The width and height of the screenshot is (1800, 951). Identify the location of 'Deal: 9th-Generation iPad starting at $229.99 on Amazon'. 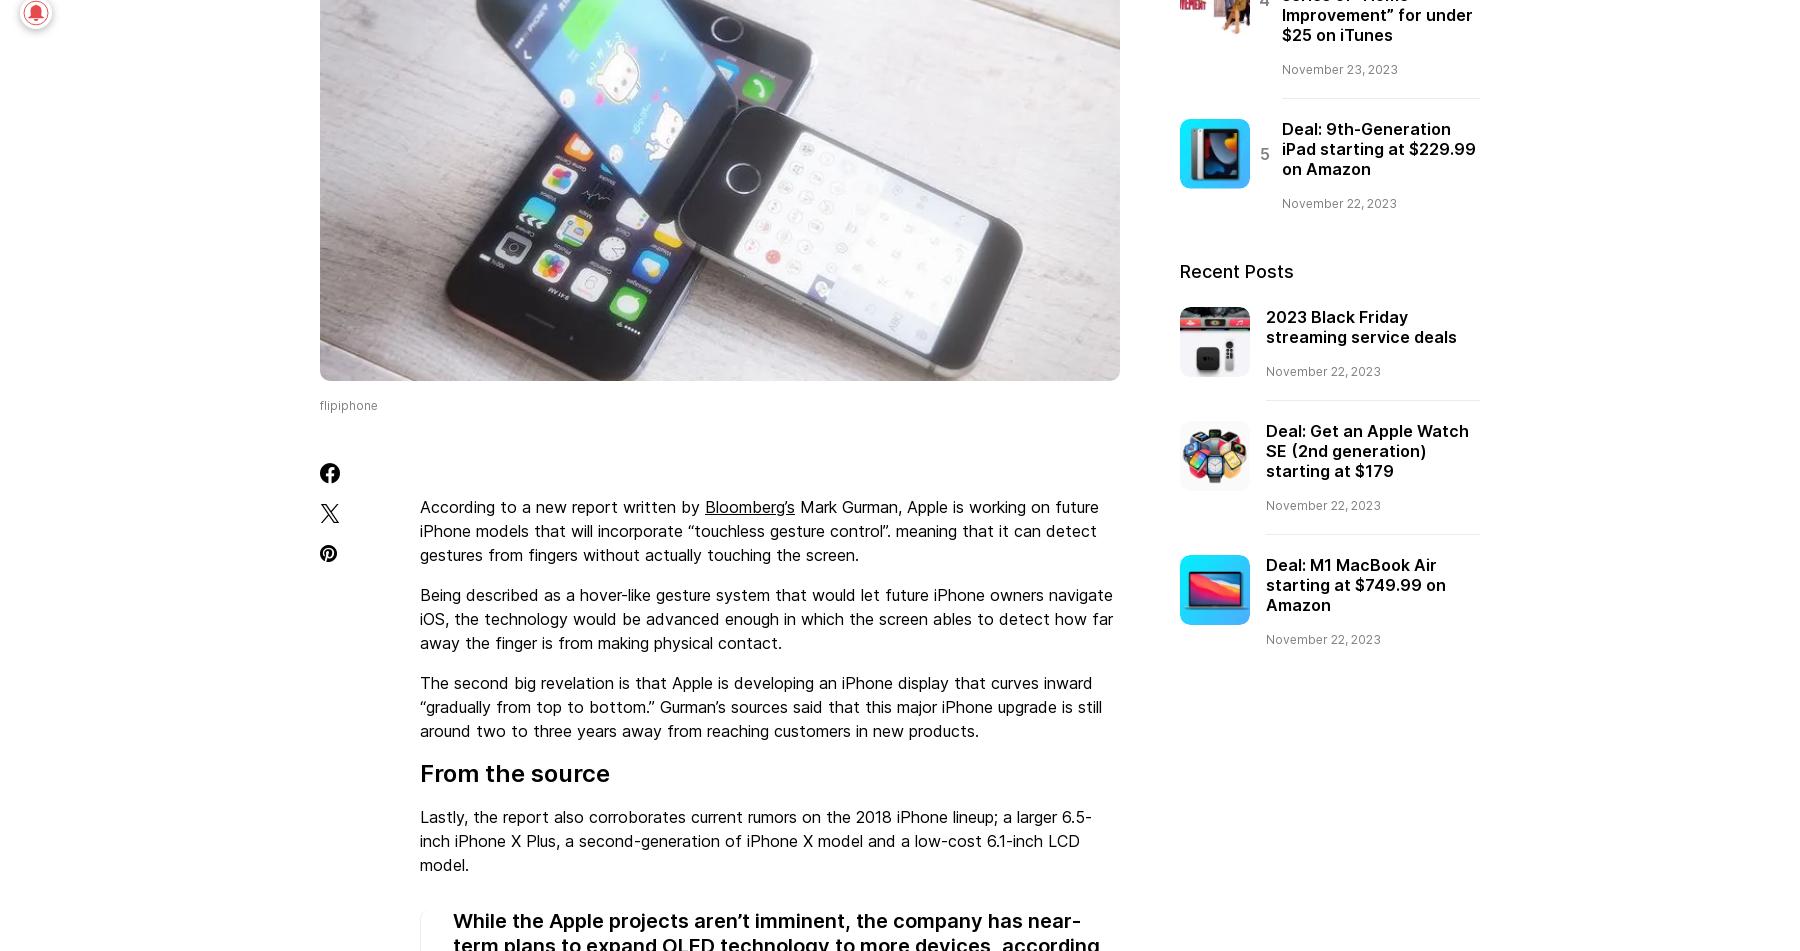
(1377, 147).